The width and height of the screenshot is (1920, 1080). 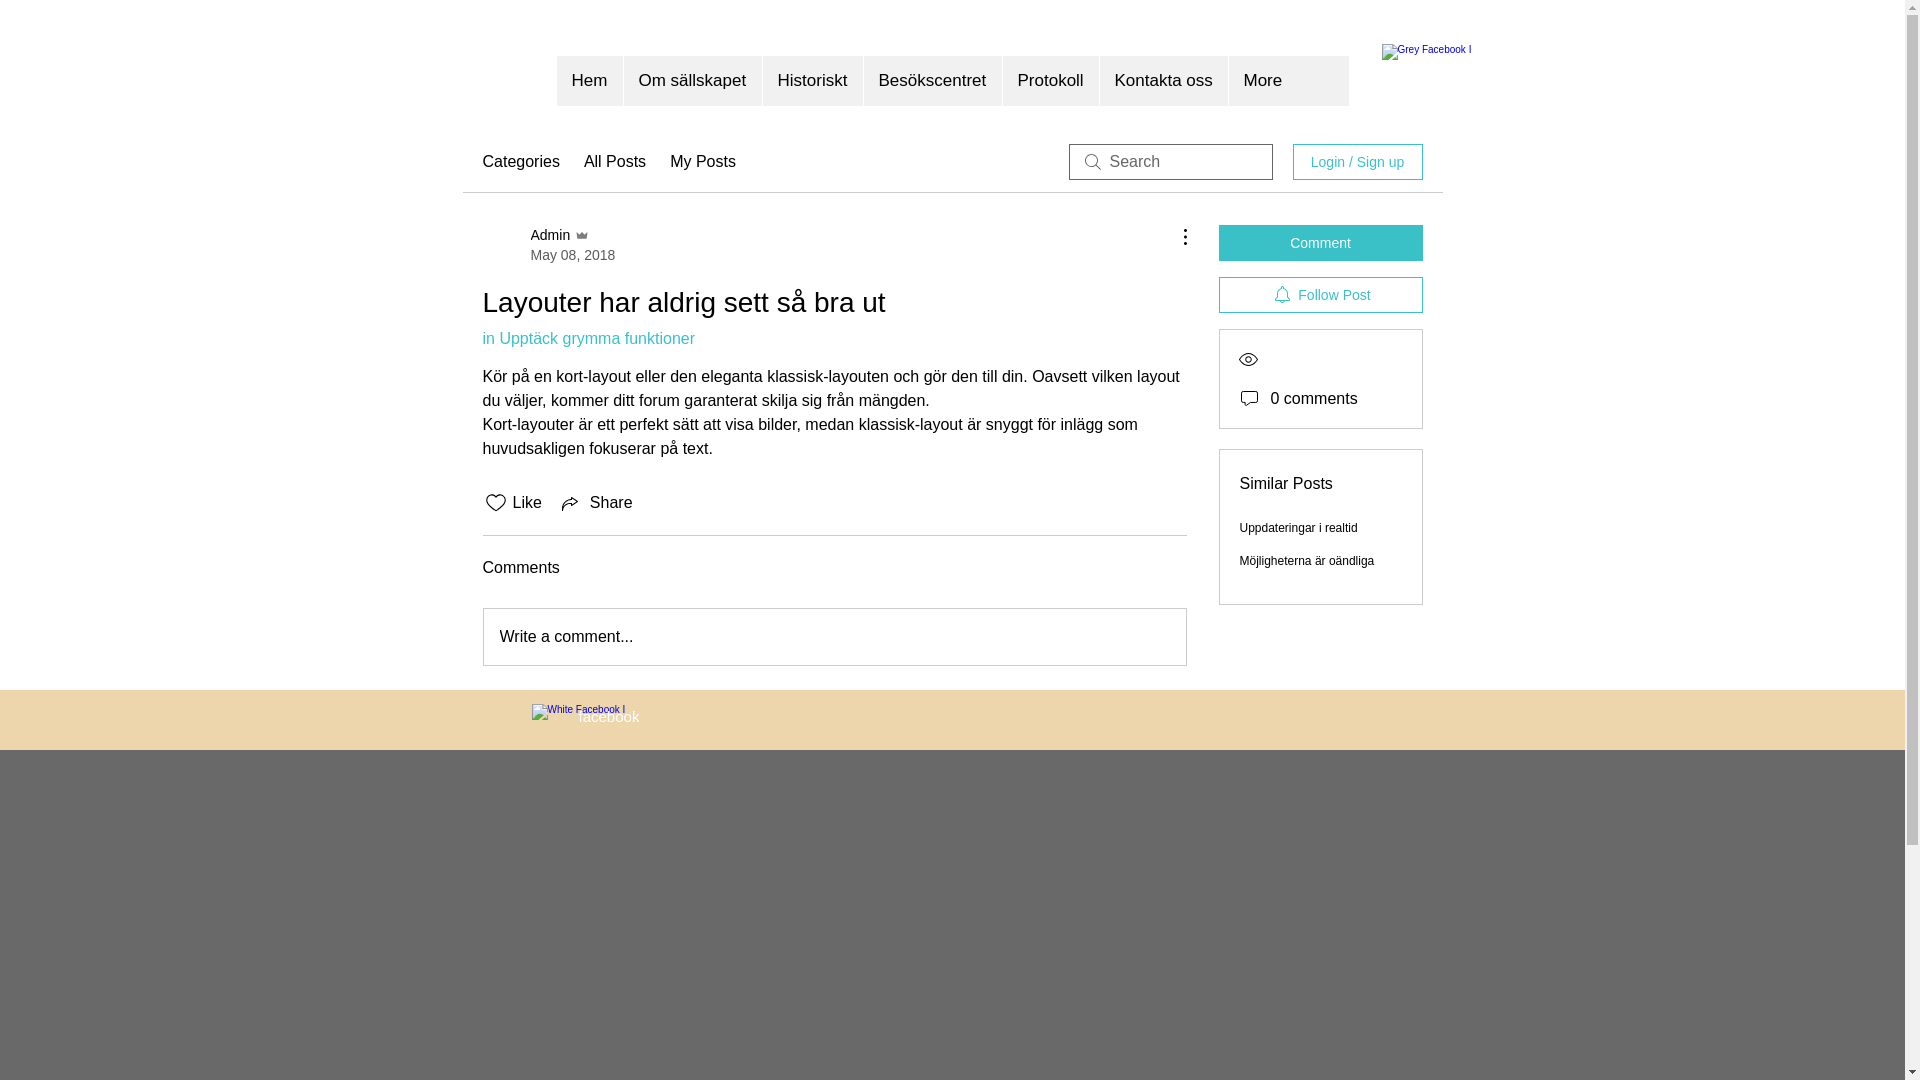 I want to click on 'Hem', so click(x=588, y=80).